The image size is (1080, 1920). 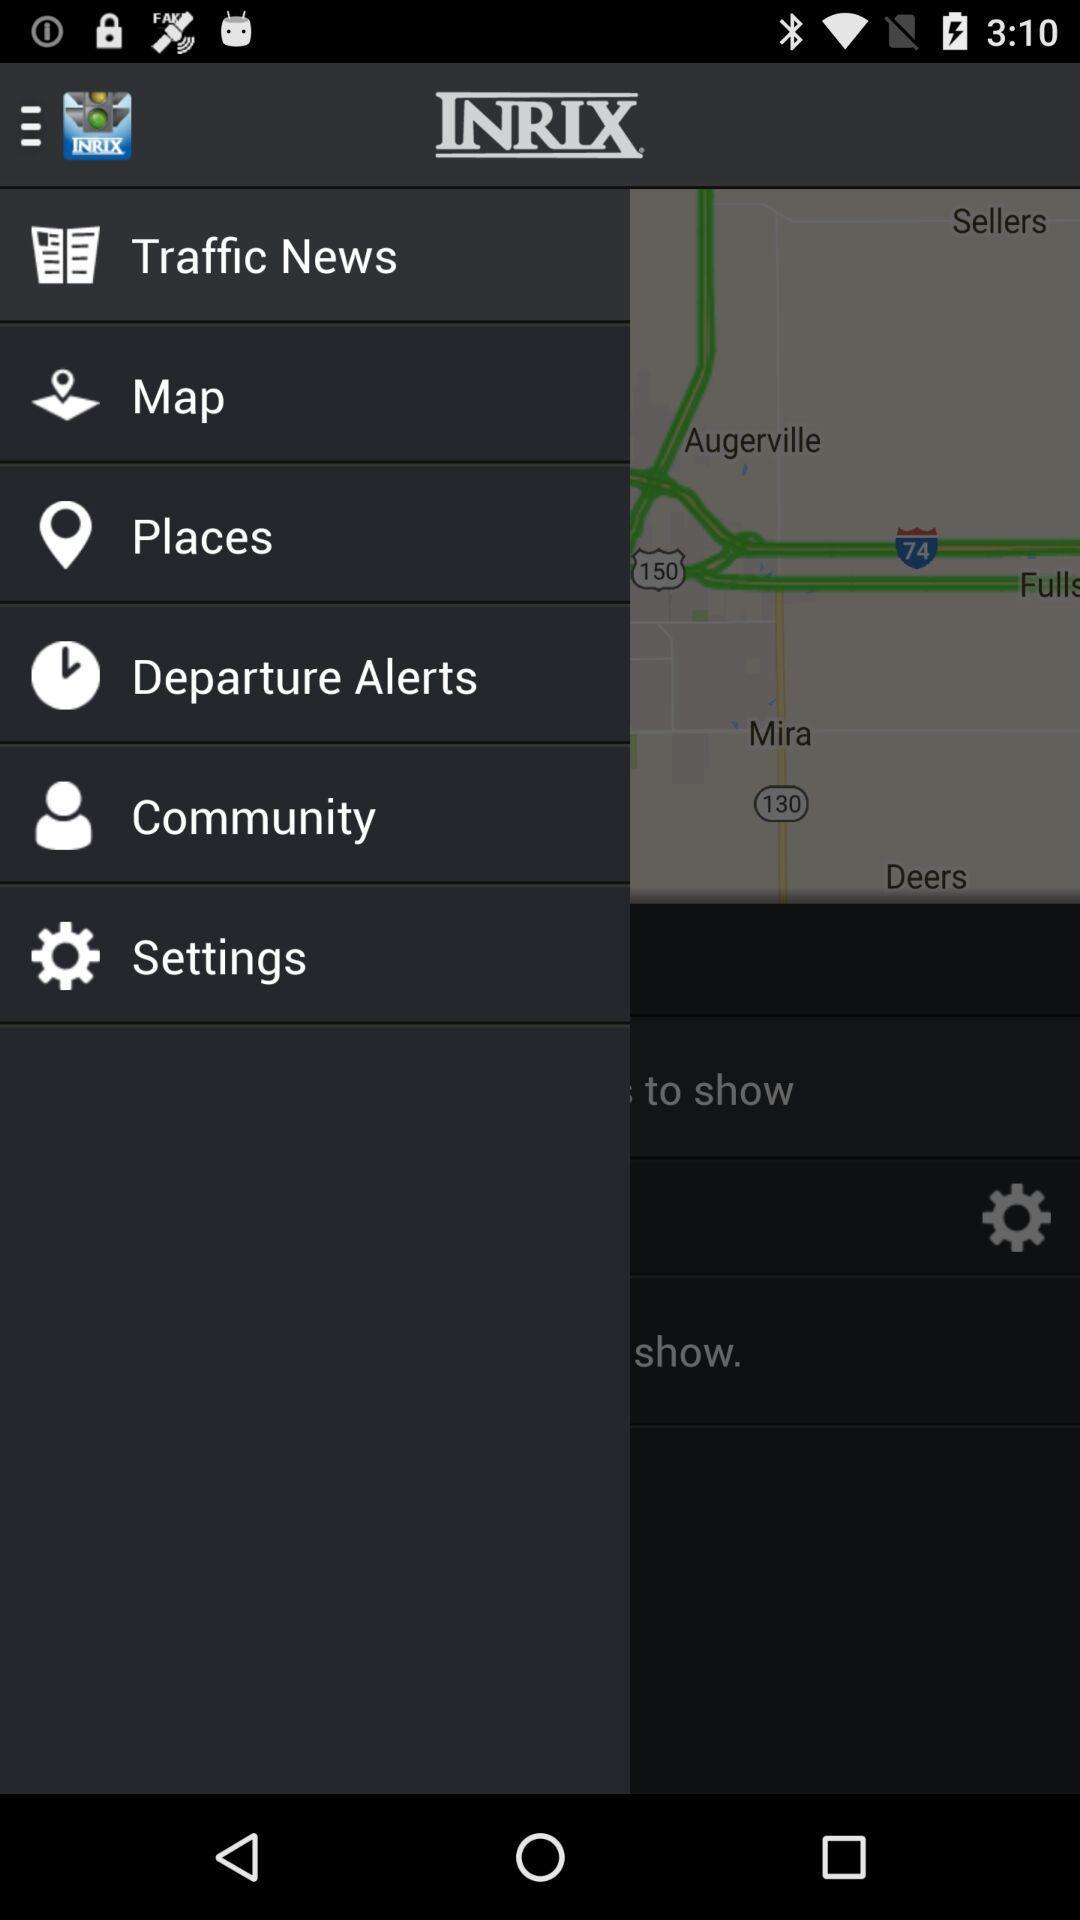 What do you see at coordinates (1017, 1303) in the screenshot?
I see `the settings icon` at bounding box center [1017, 1303].